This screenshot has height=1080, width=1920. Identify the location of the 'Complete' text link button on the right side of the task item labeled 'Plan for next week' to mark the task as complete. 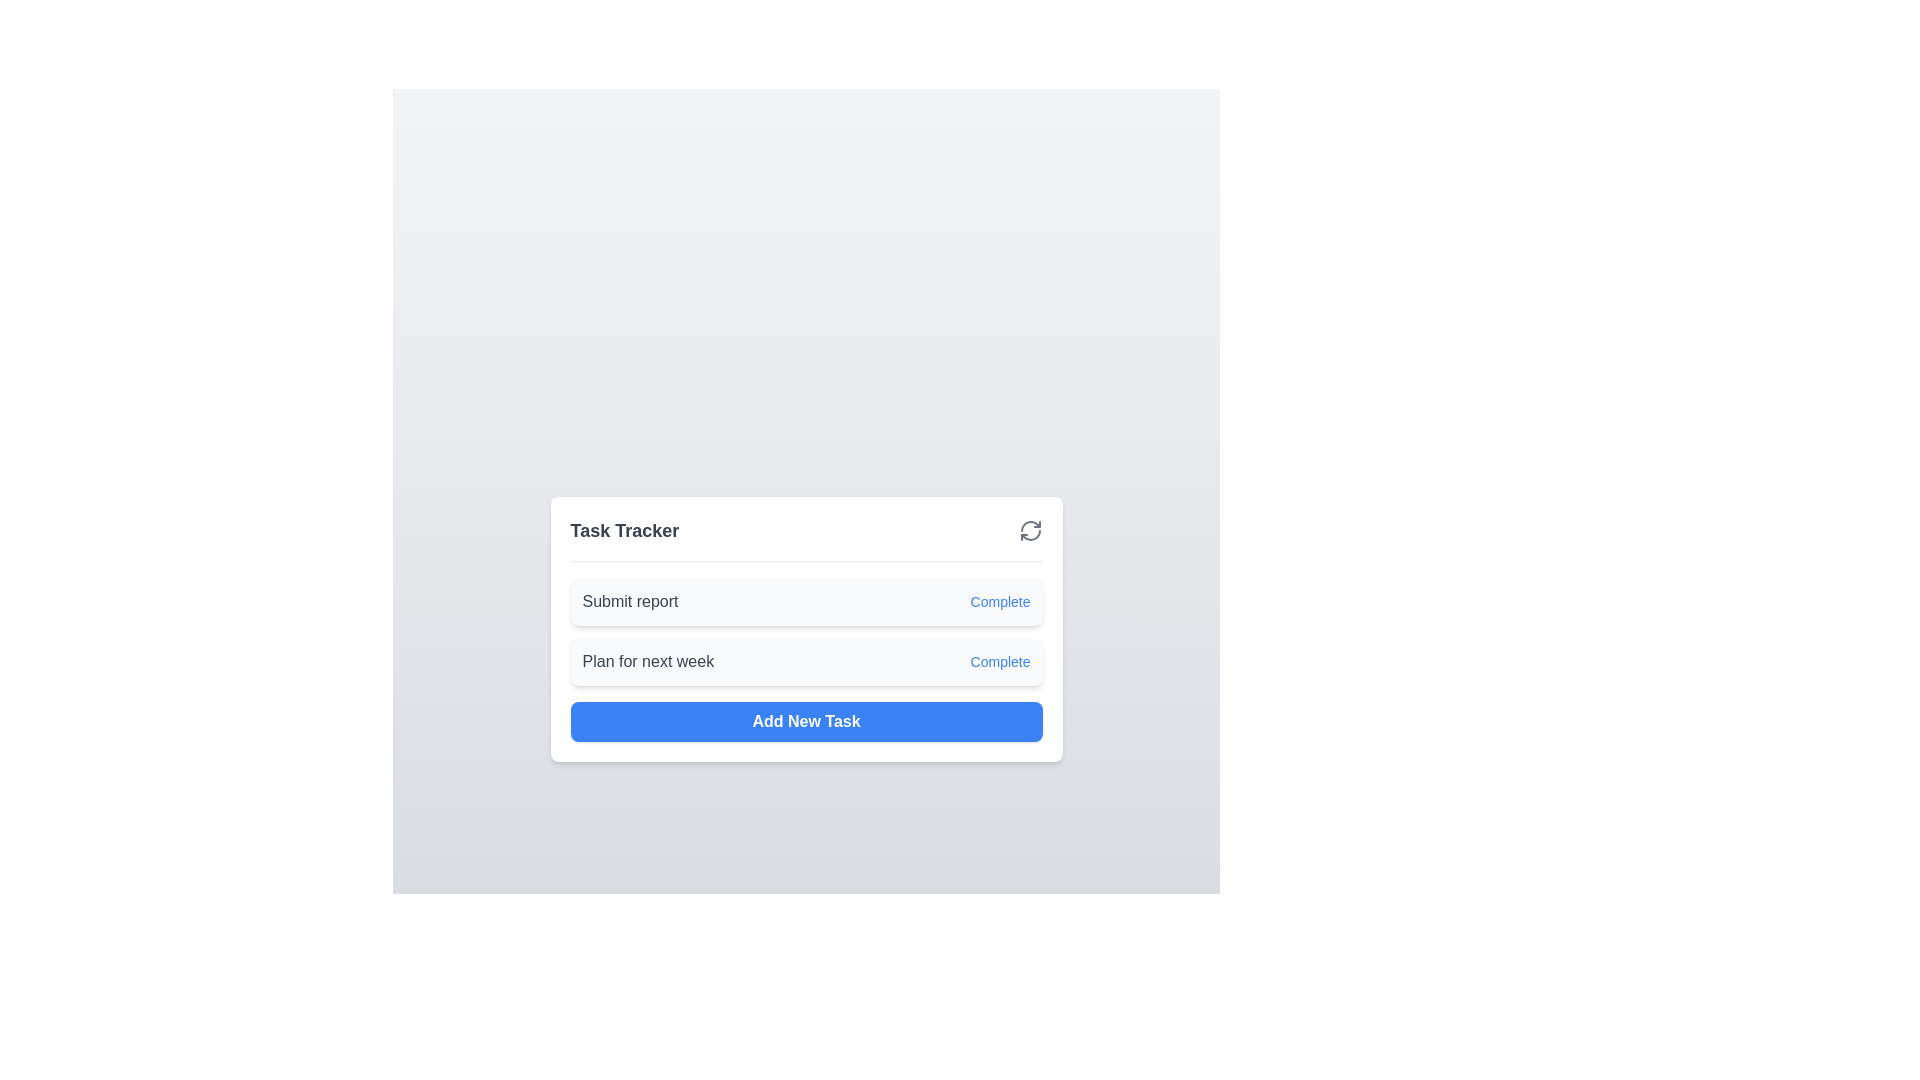
(1000, 661).